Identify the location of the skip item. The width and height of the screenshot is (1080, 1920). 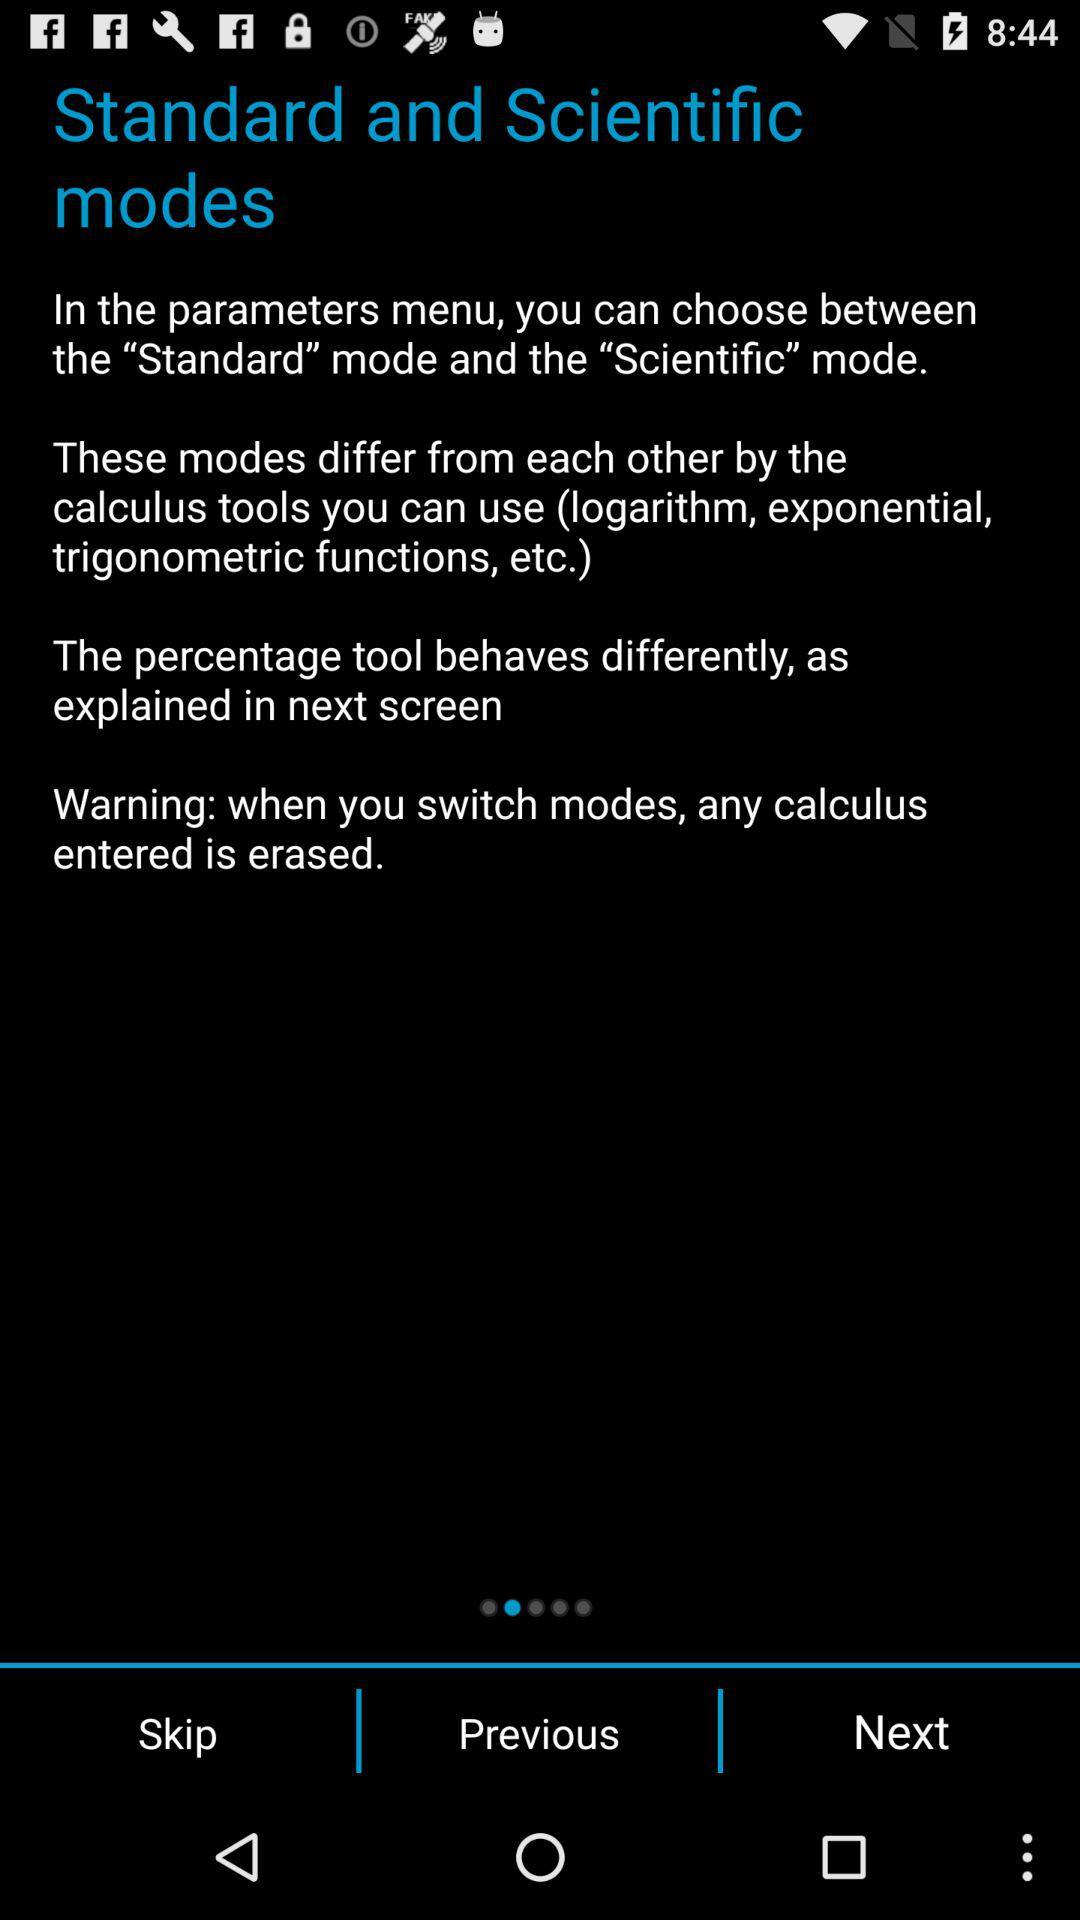
(177, 1730).